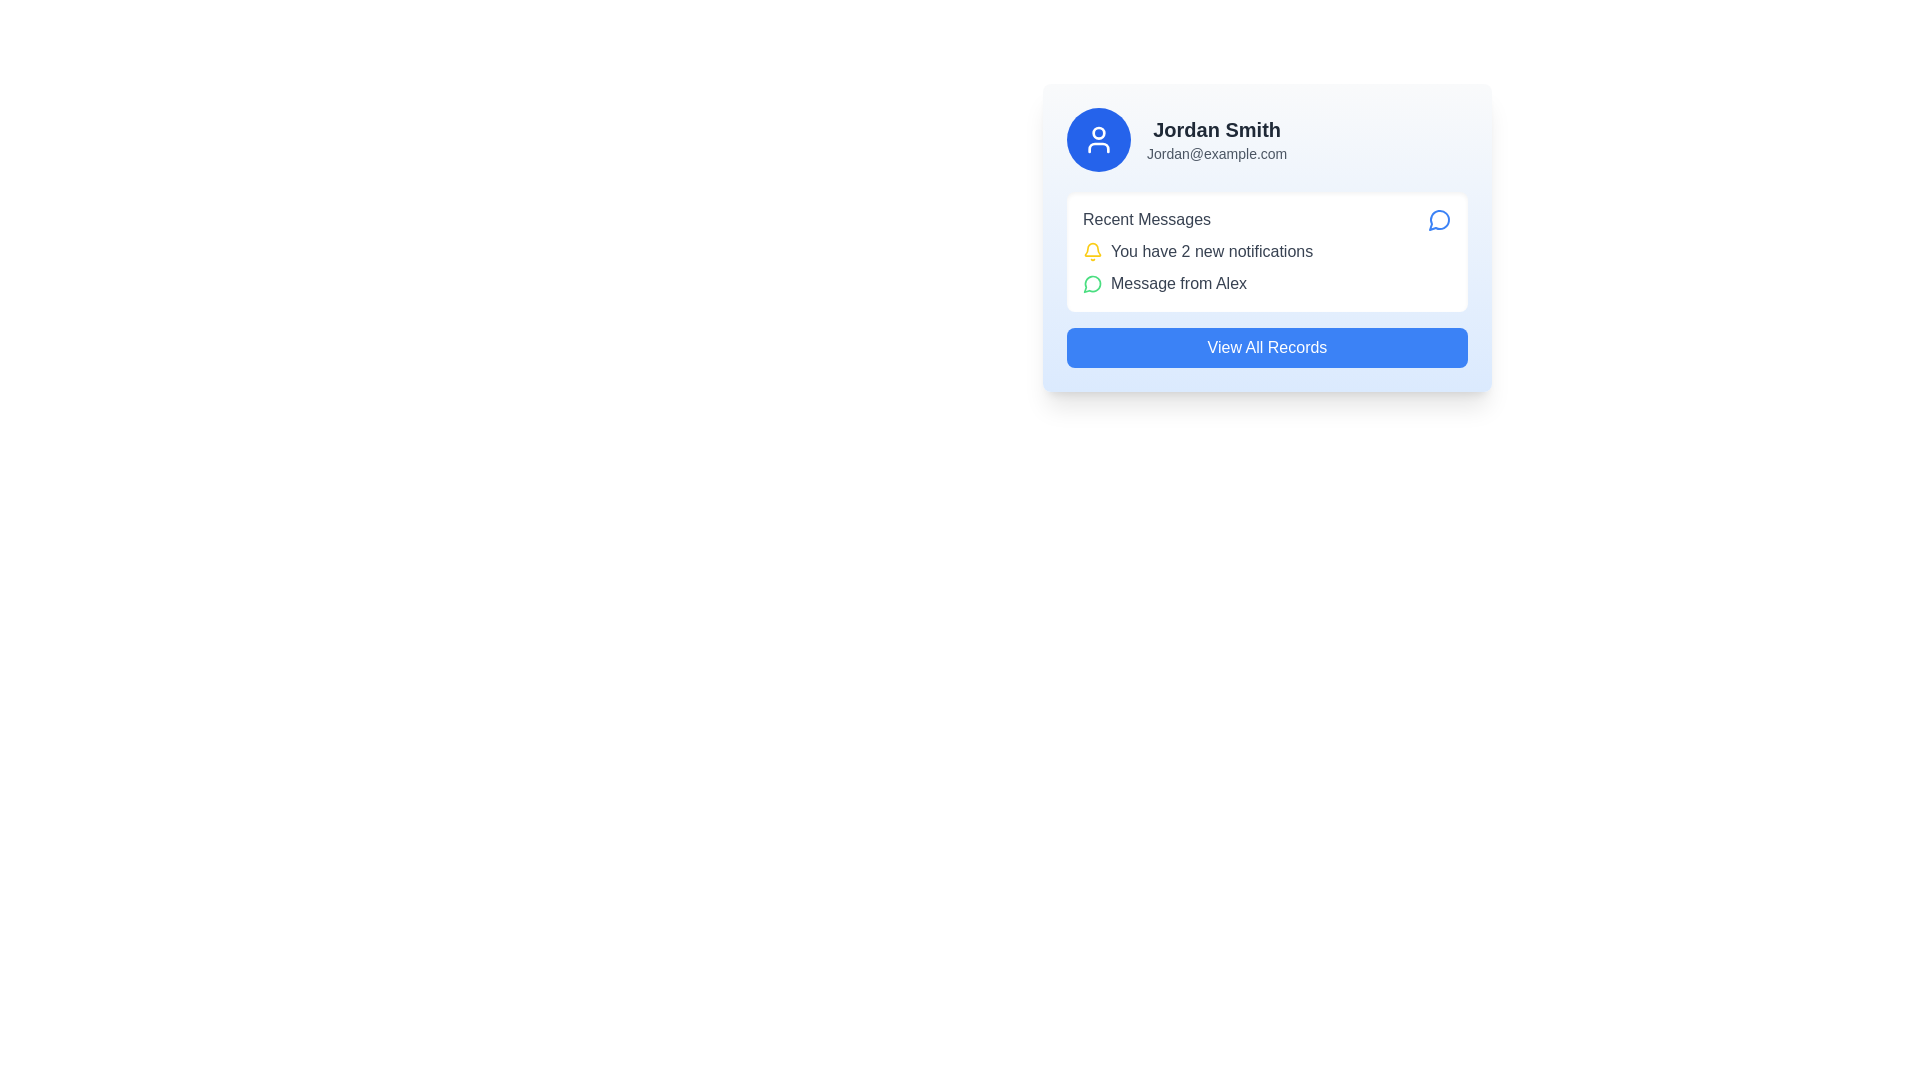 The image size is (1920, 1080). Describe the element at coordinates (1098, 138) in the screenshot. I see `the user profile icon located in the circular area at the top-left corner of the user card component, which symbolizes personal or account information, if it is interactive` at that location.